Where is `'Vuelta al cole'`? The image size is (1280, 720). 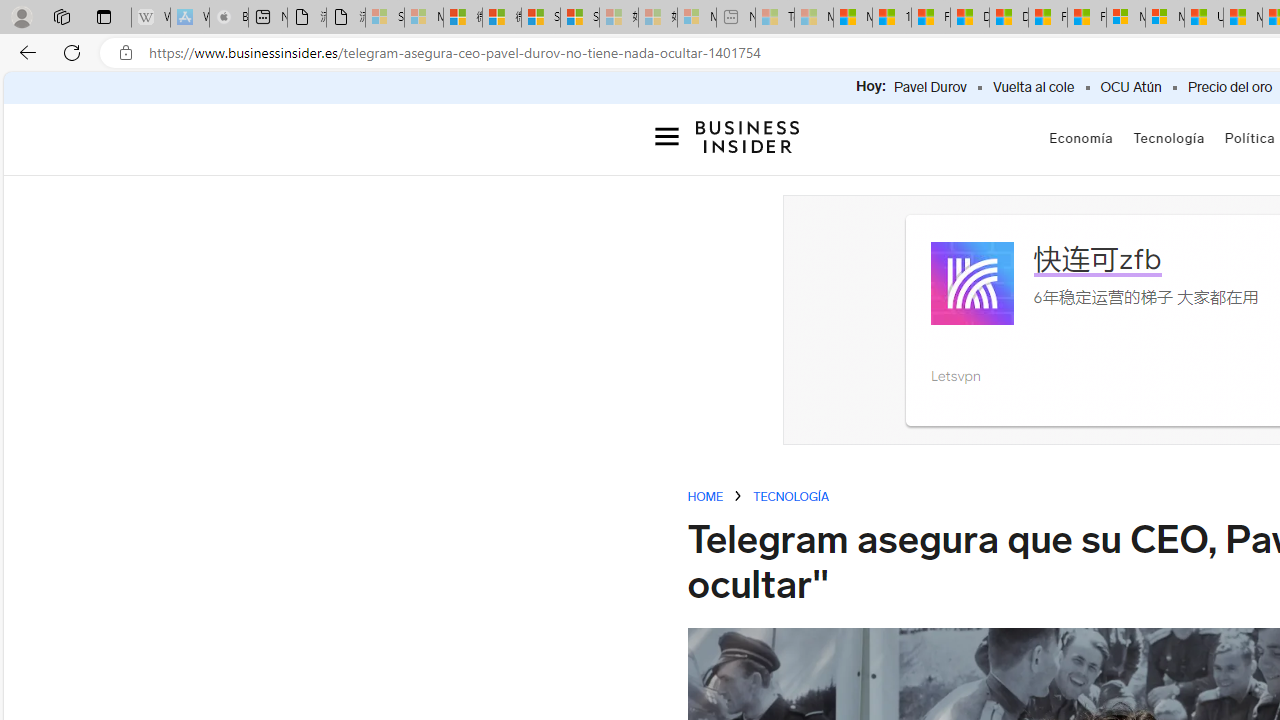 'Vuelta al cole' is located at coordinates (1033, 87).